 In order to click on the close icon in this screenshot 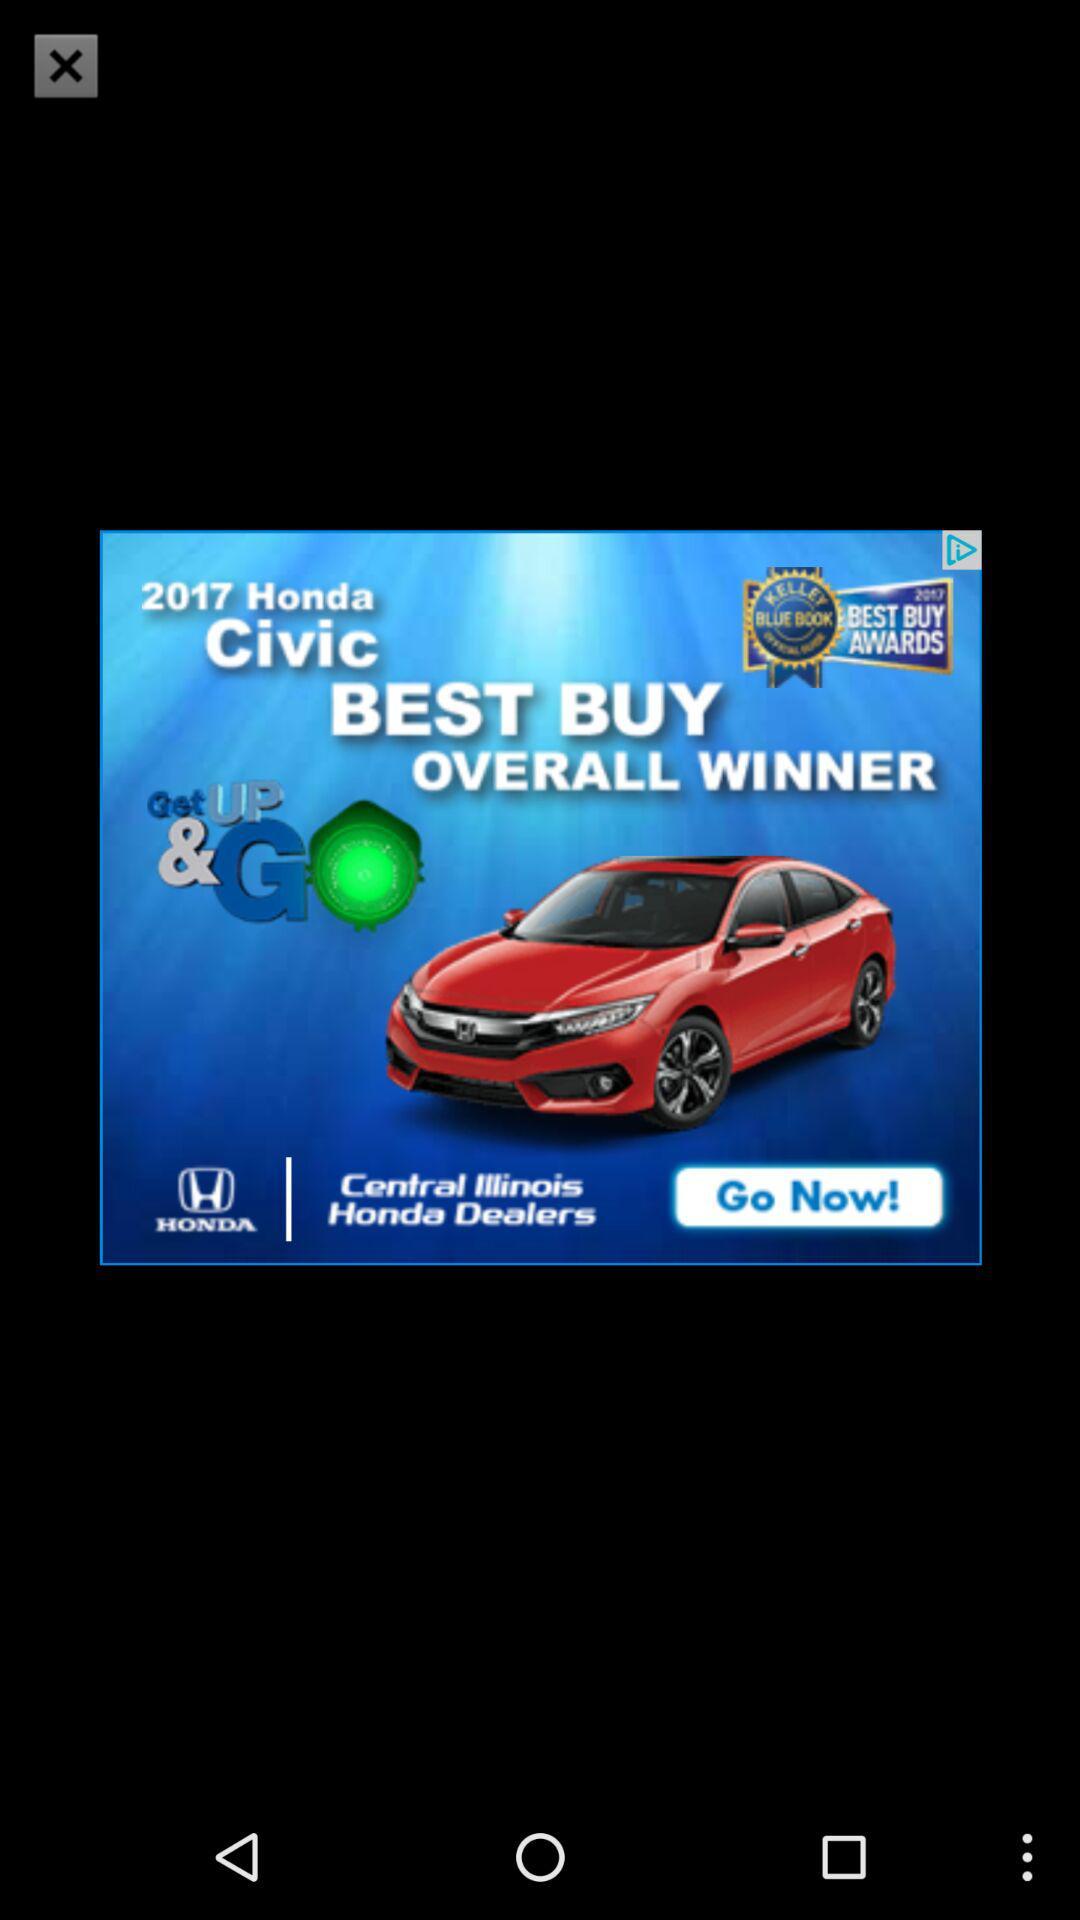, I will do `click(64, 70)`.